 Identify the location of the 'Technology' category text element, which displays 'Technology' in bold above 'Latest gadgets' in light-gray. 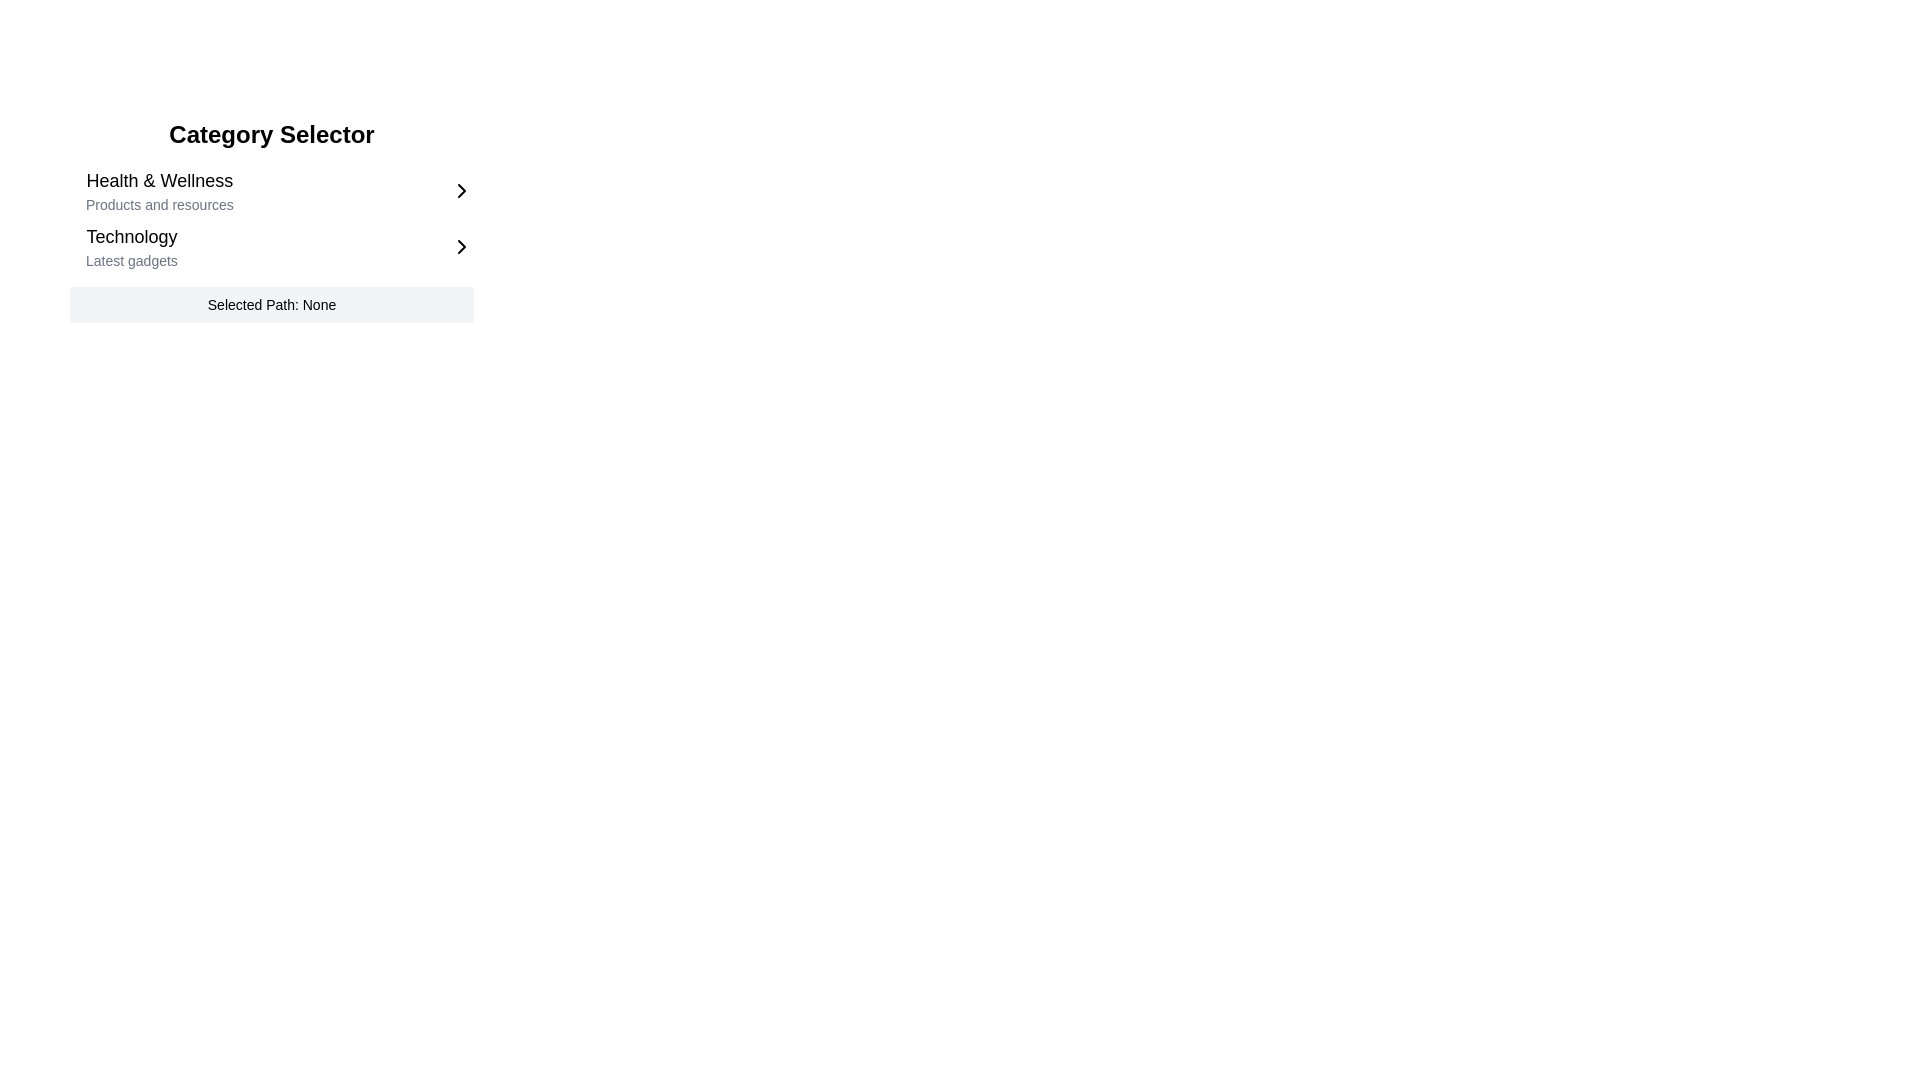
(130, 245).